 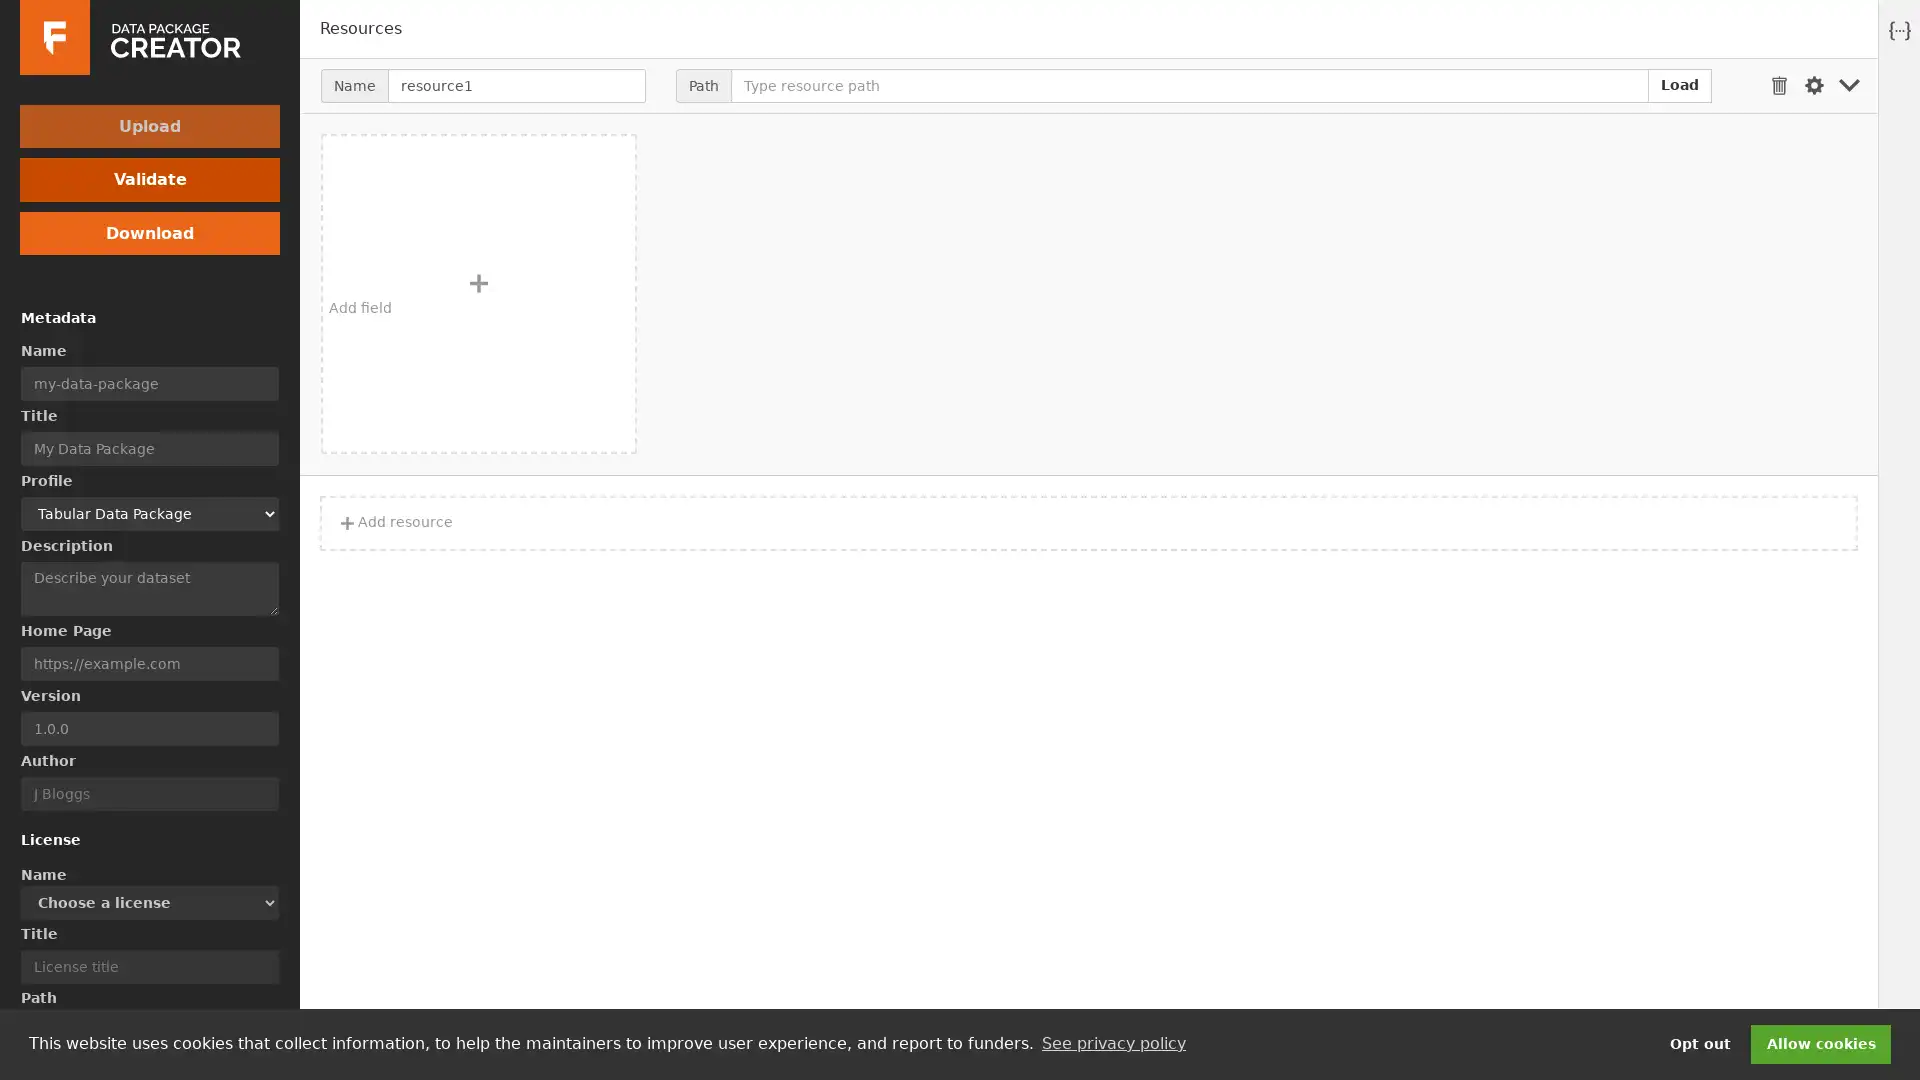 I want to click on Validate, so click(x=148, y=178).